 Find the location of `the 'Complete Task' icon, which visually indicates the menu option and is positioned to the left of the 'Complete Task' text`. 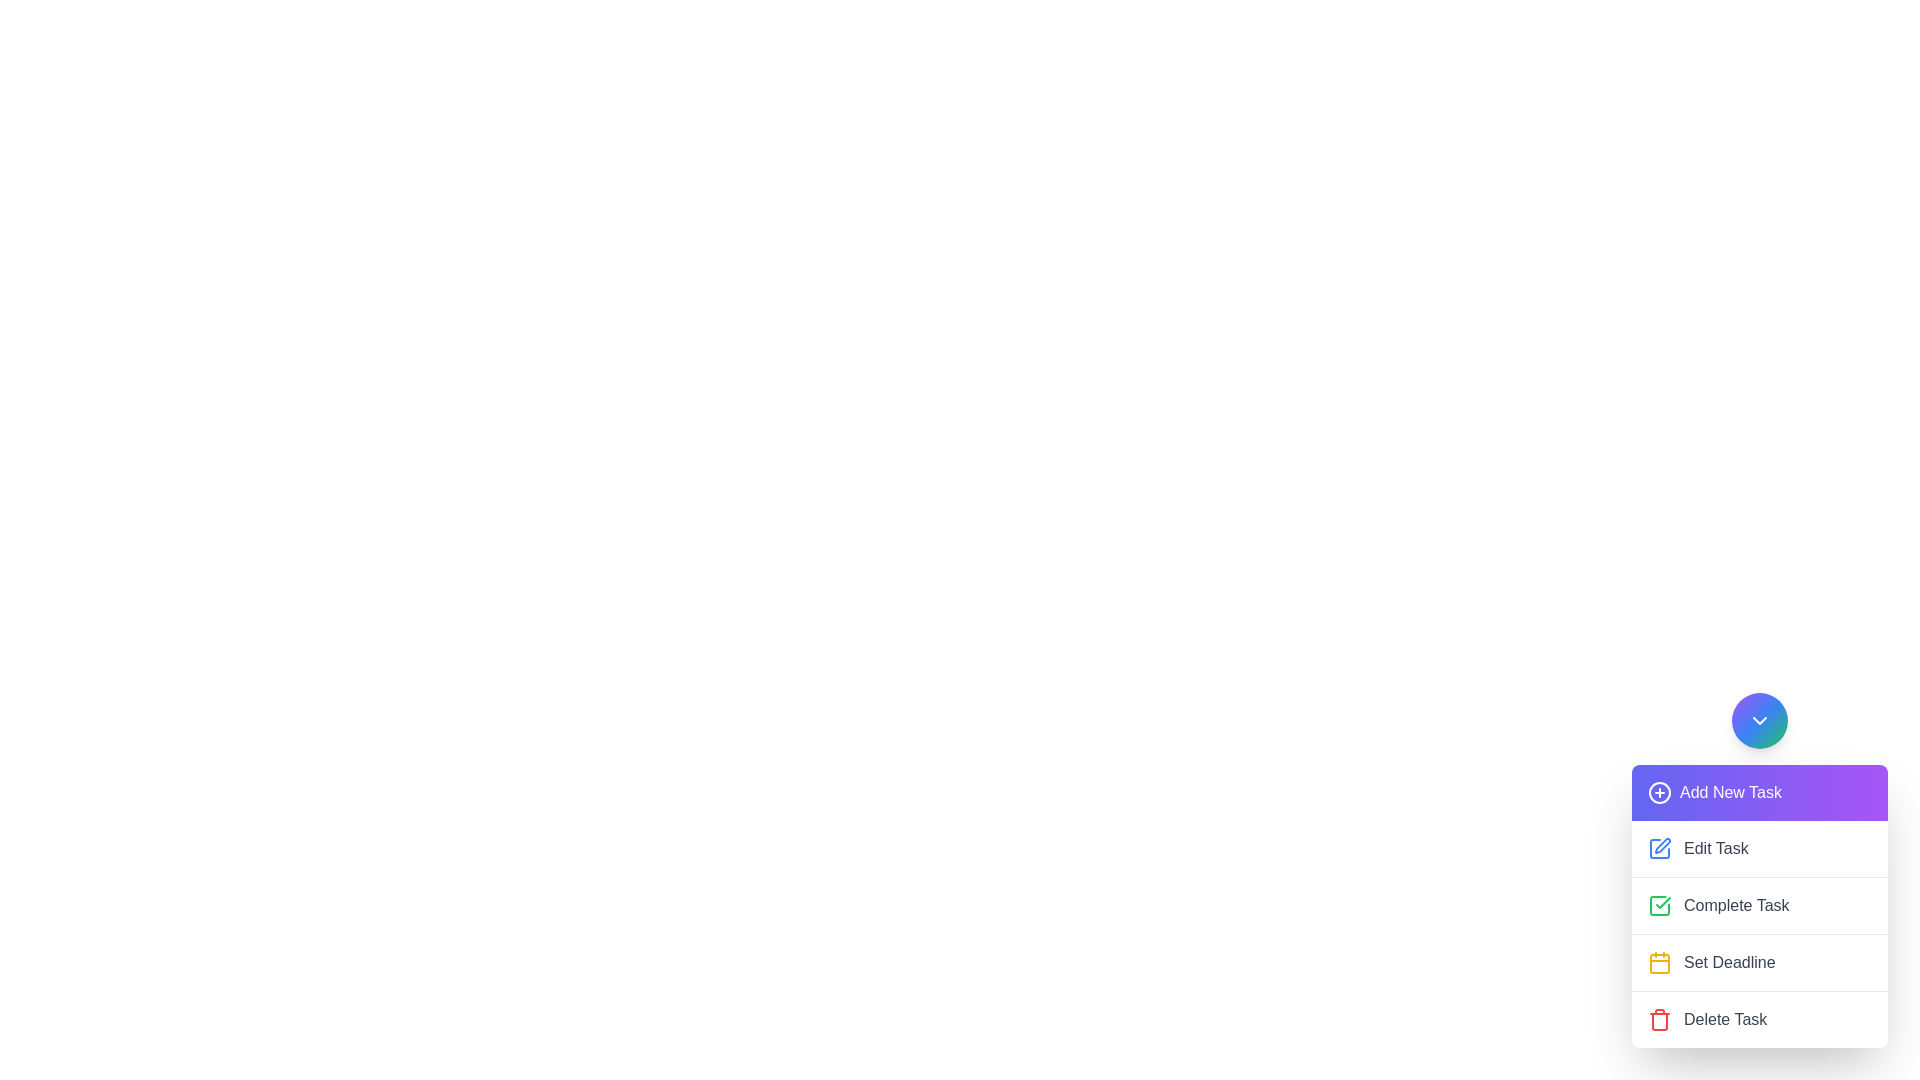

the 'Complete Task' icon, which visually indicates the menu option and is positioned to the left of the 'Complete Task' text is located at coordinates (1660, 906).